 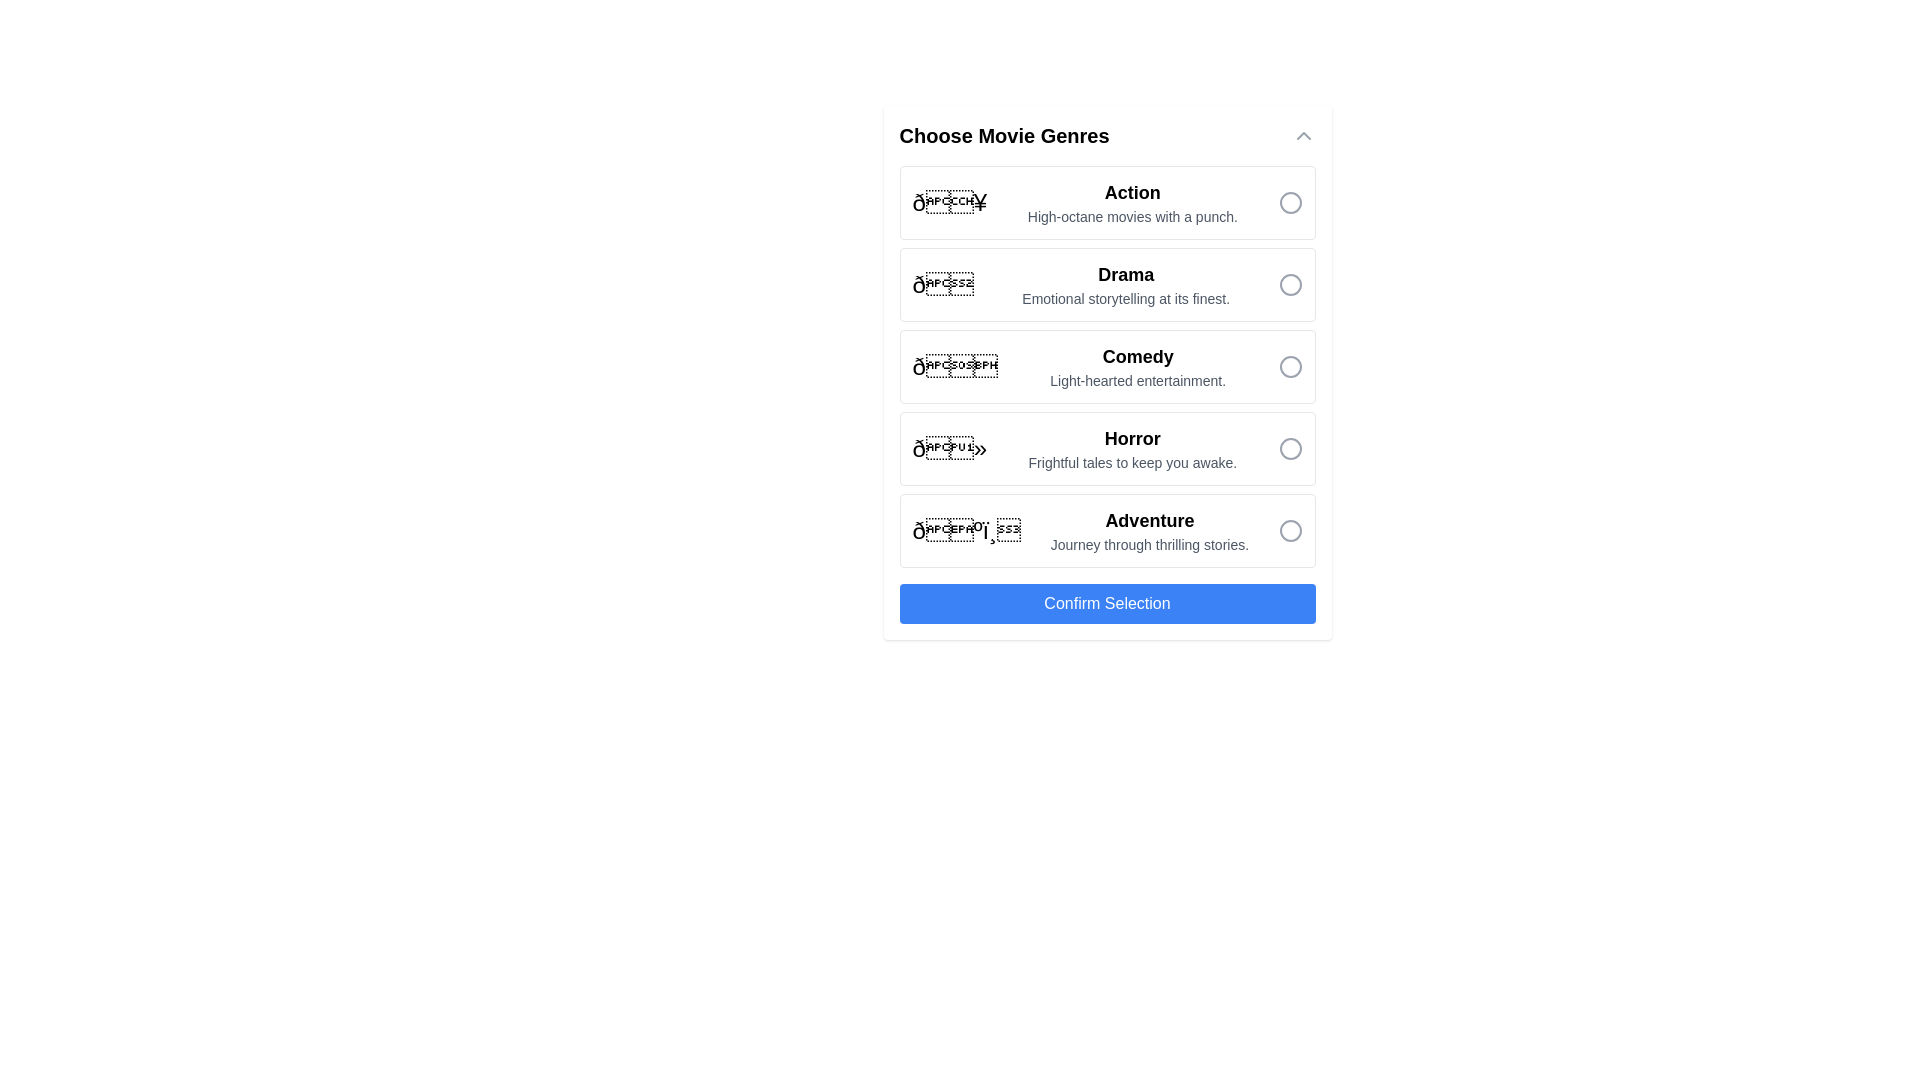 I want to click on the text label displaying 'Drama', which is bolded and larger than surrounding text, located in the second row of a vertical list, so click(x=1126, y=274).